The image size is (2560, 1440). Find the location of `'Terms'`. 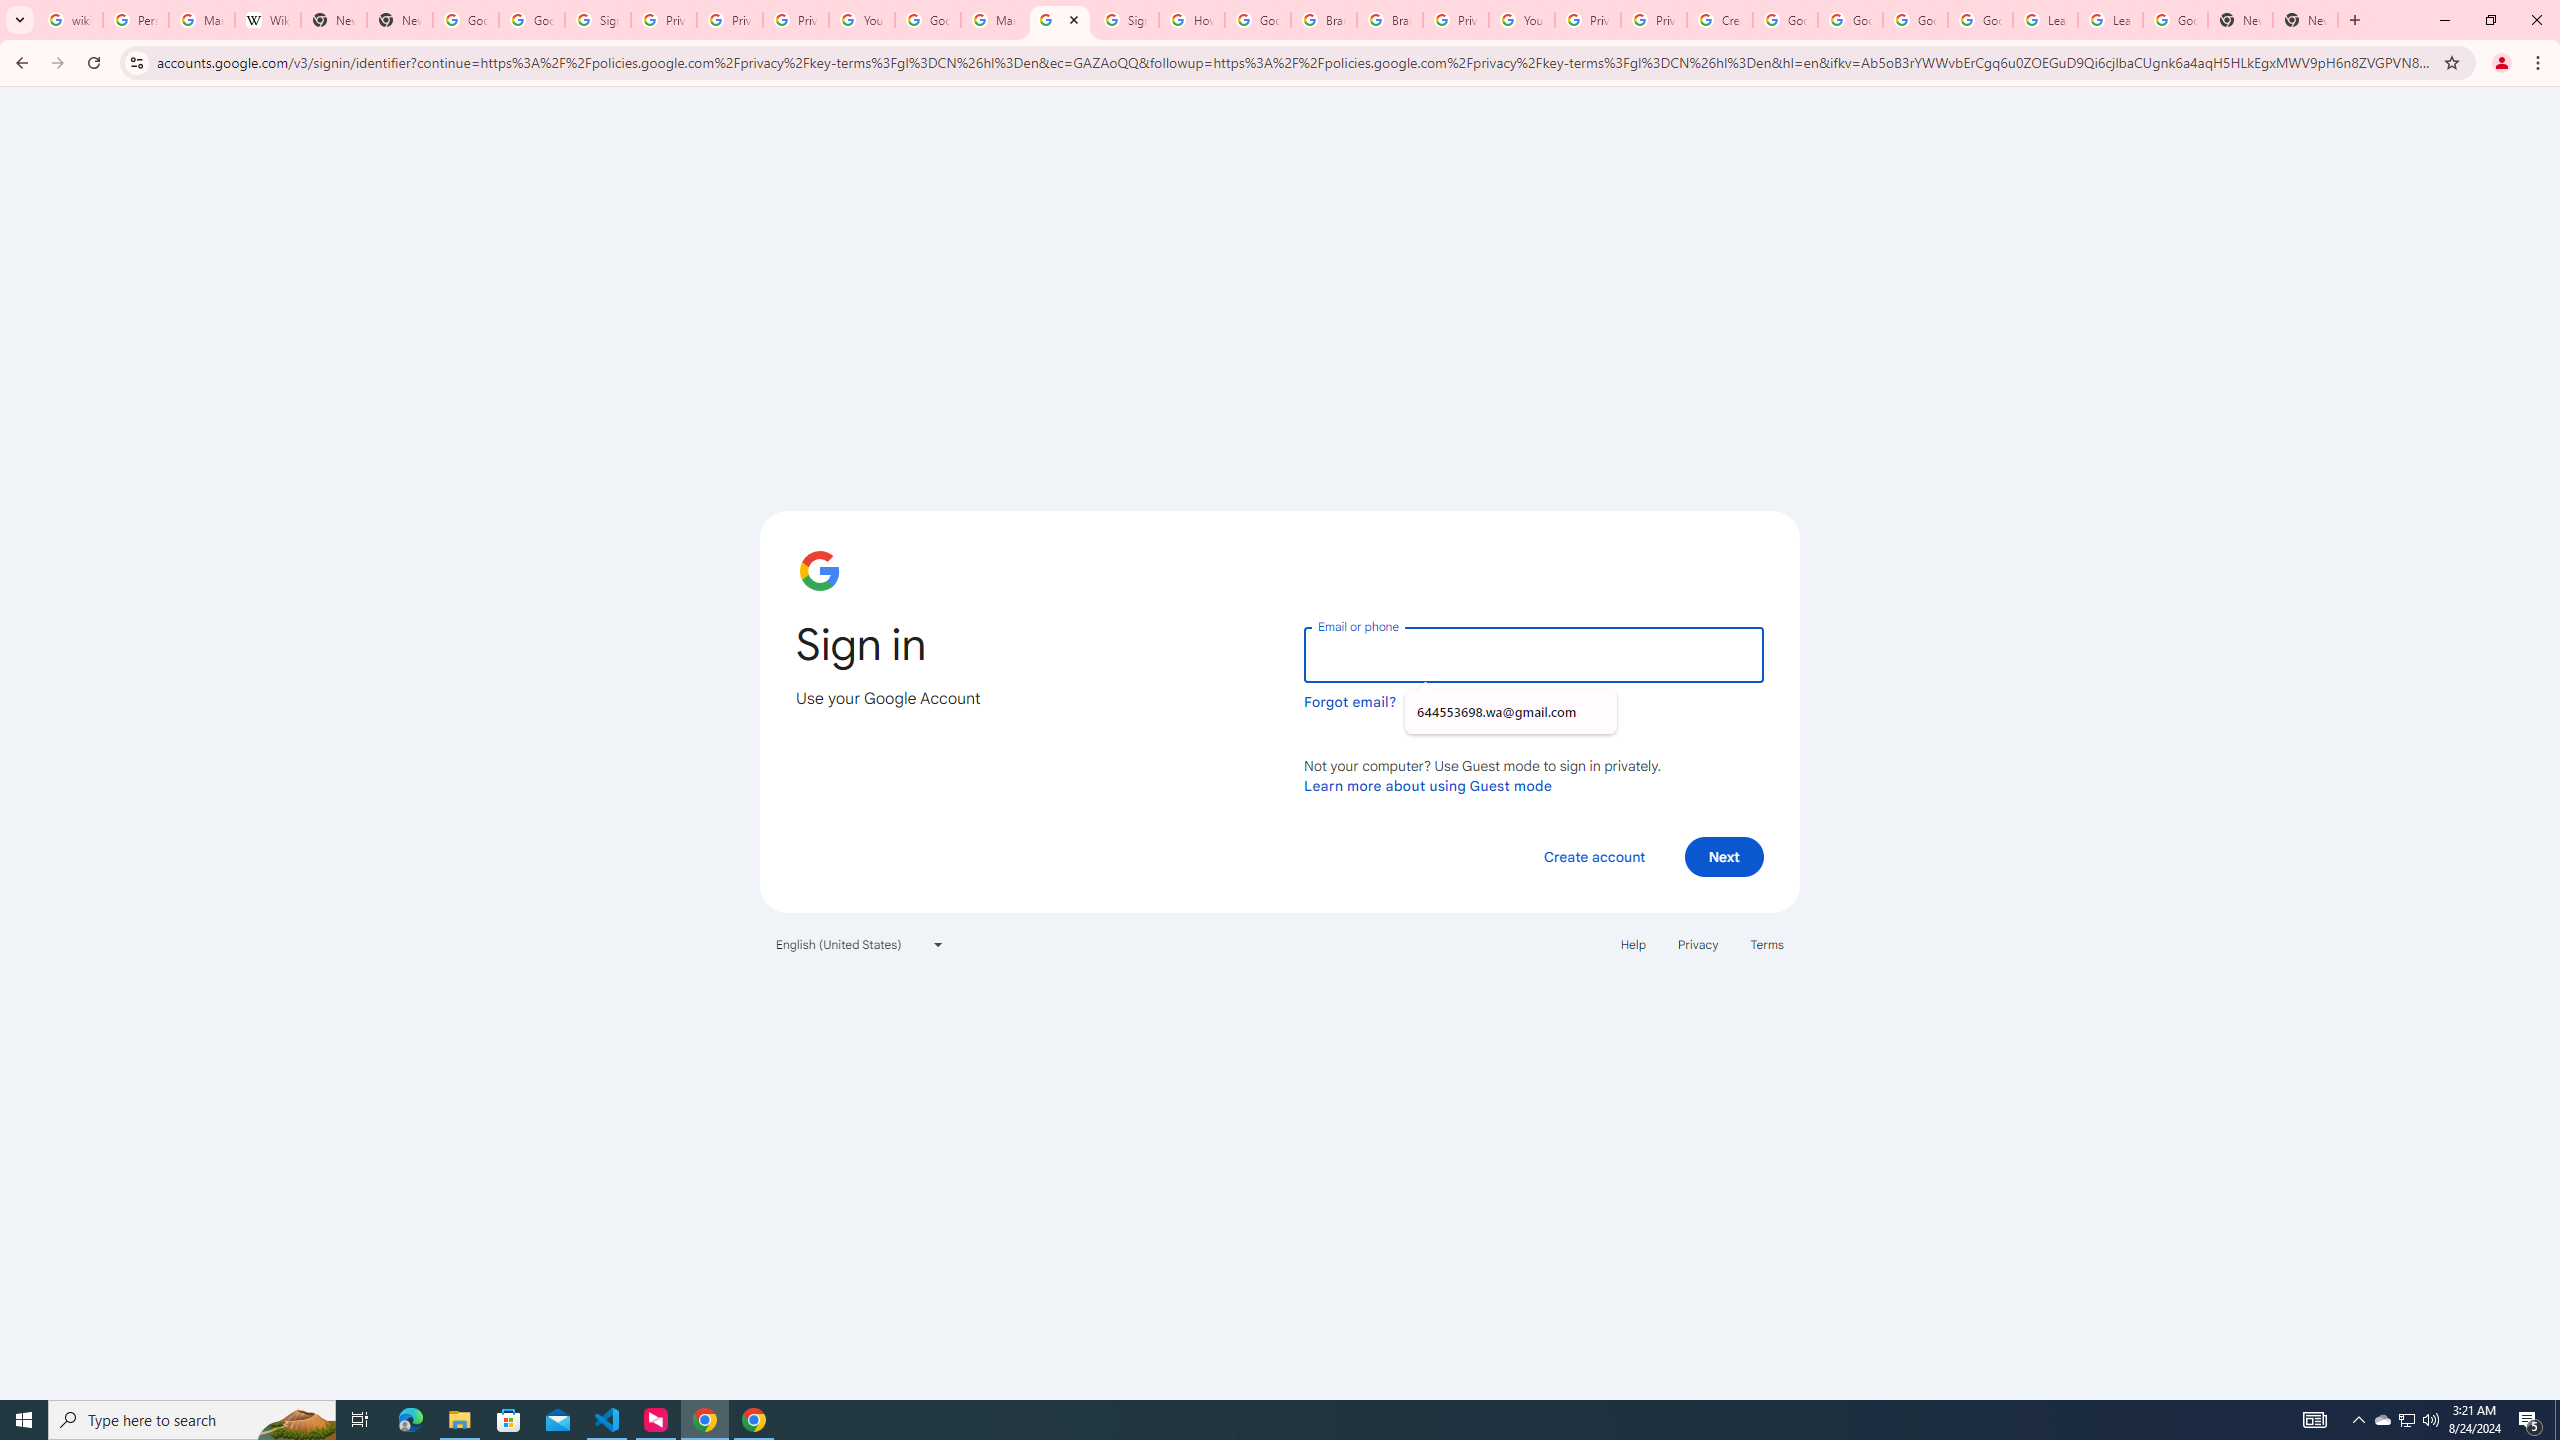

'Terms' is located at coordinates (1766, 942).